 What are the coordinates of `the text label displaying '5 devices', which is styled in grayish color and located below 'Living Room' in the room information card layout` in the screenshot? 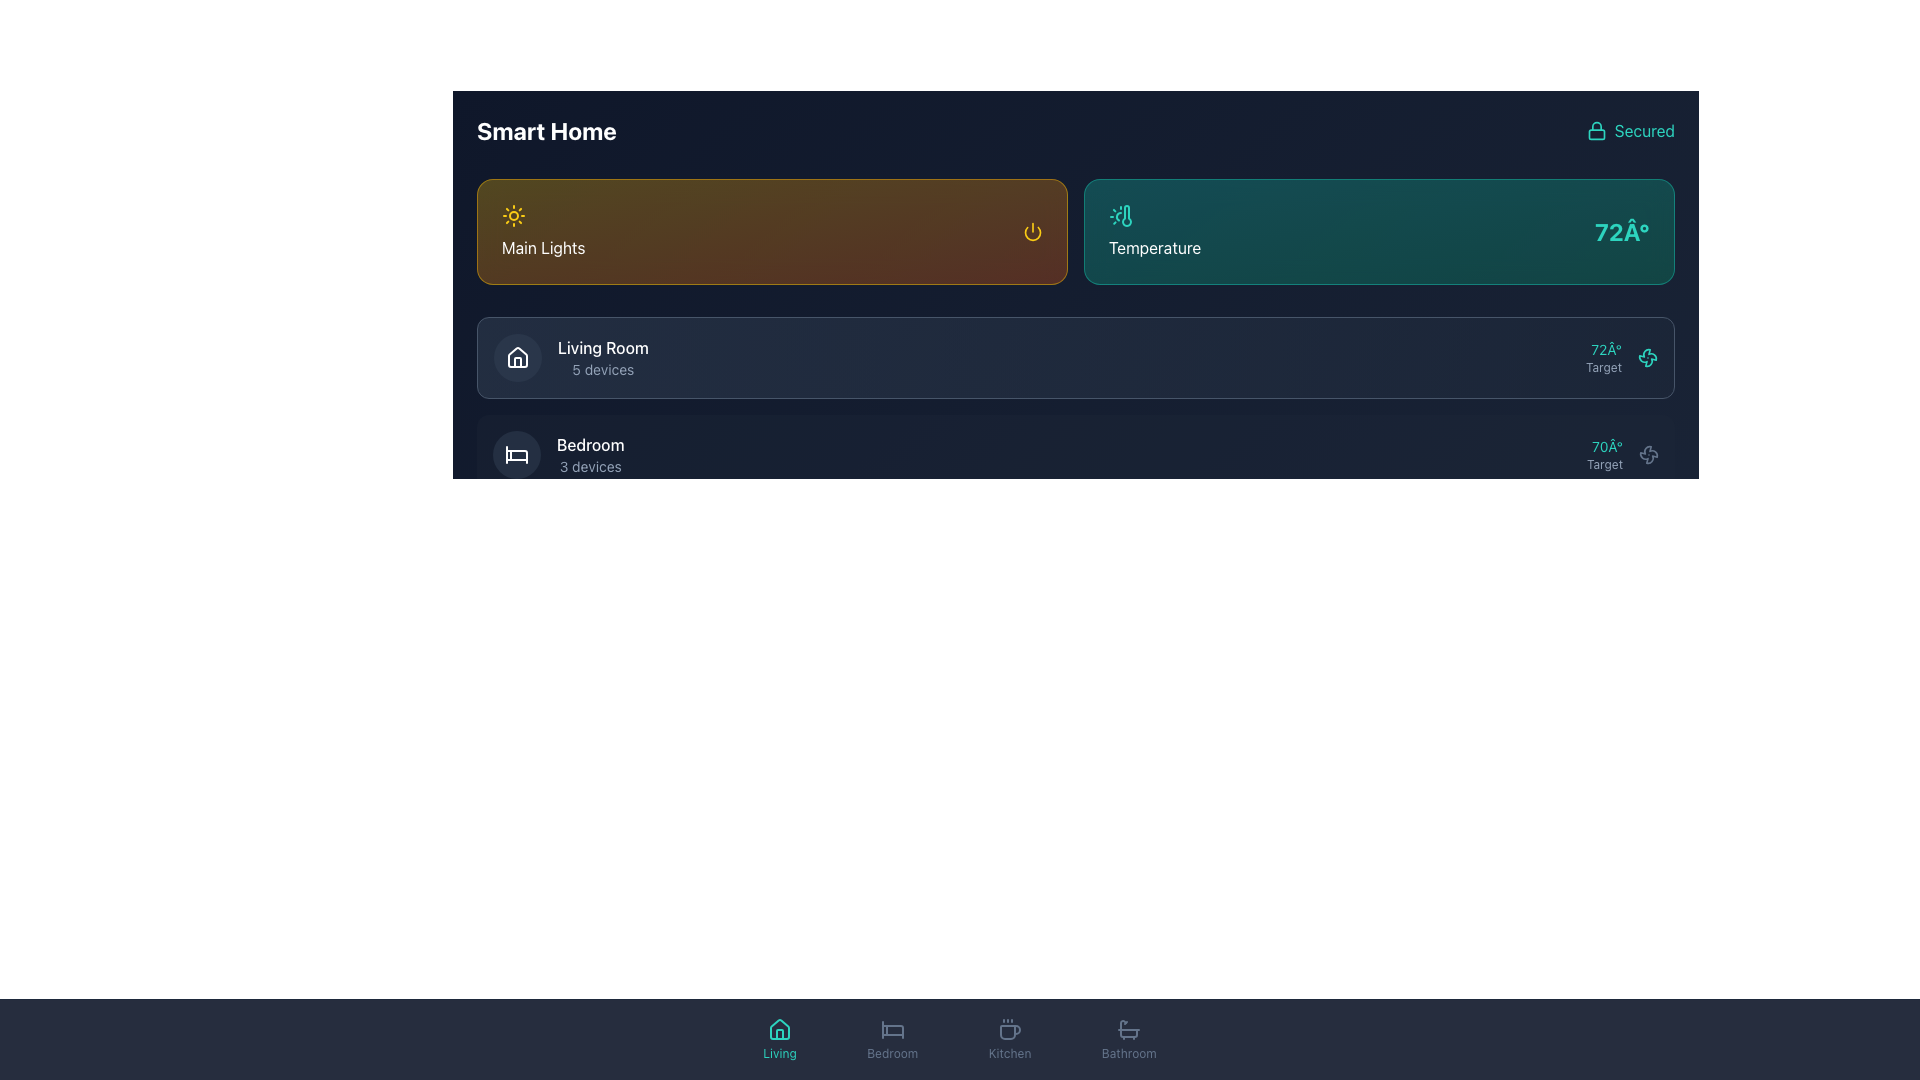 It's located at (602, 370).